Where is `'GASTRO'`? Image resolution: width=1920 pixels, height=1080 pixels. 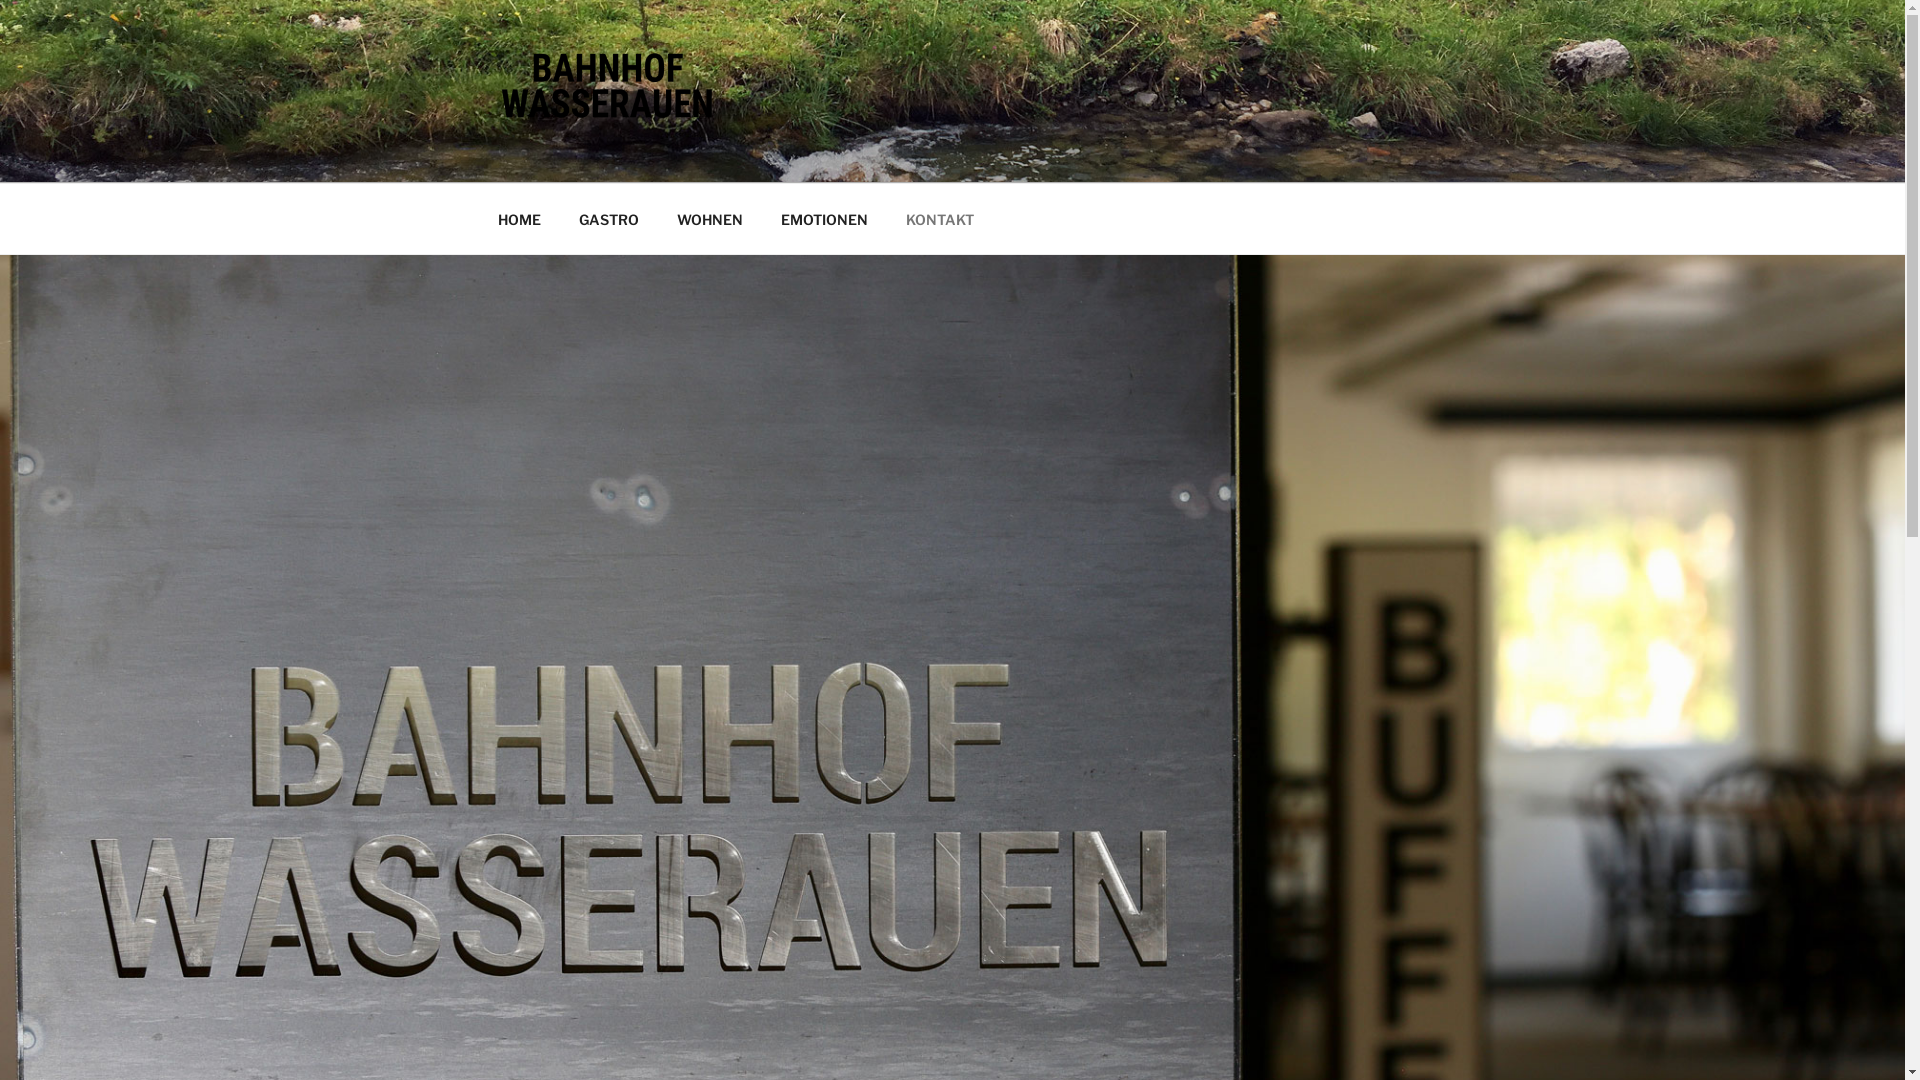
'GASTRO' is located at coordinates (608, 218).